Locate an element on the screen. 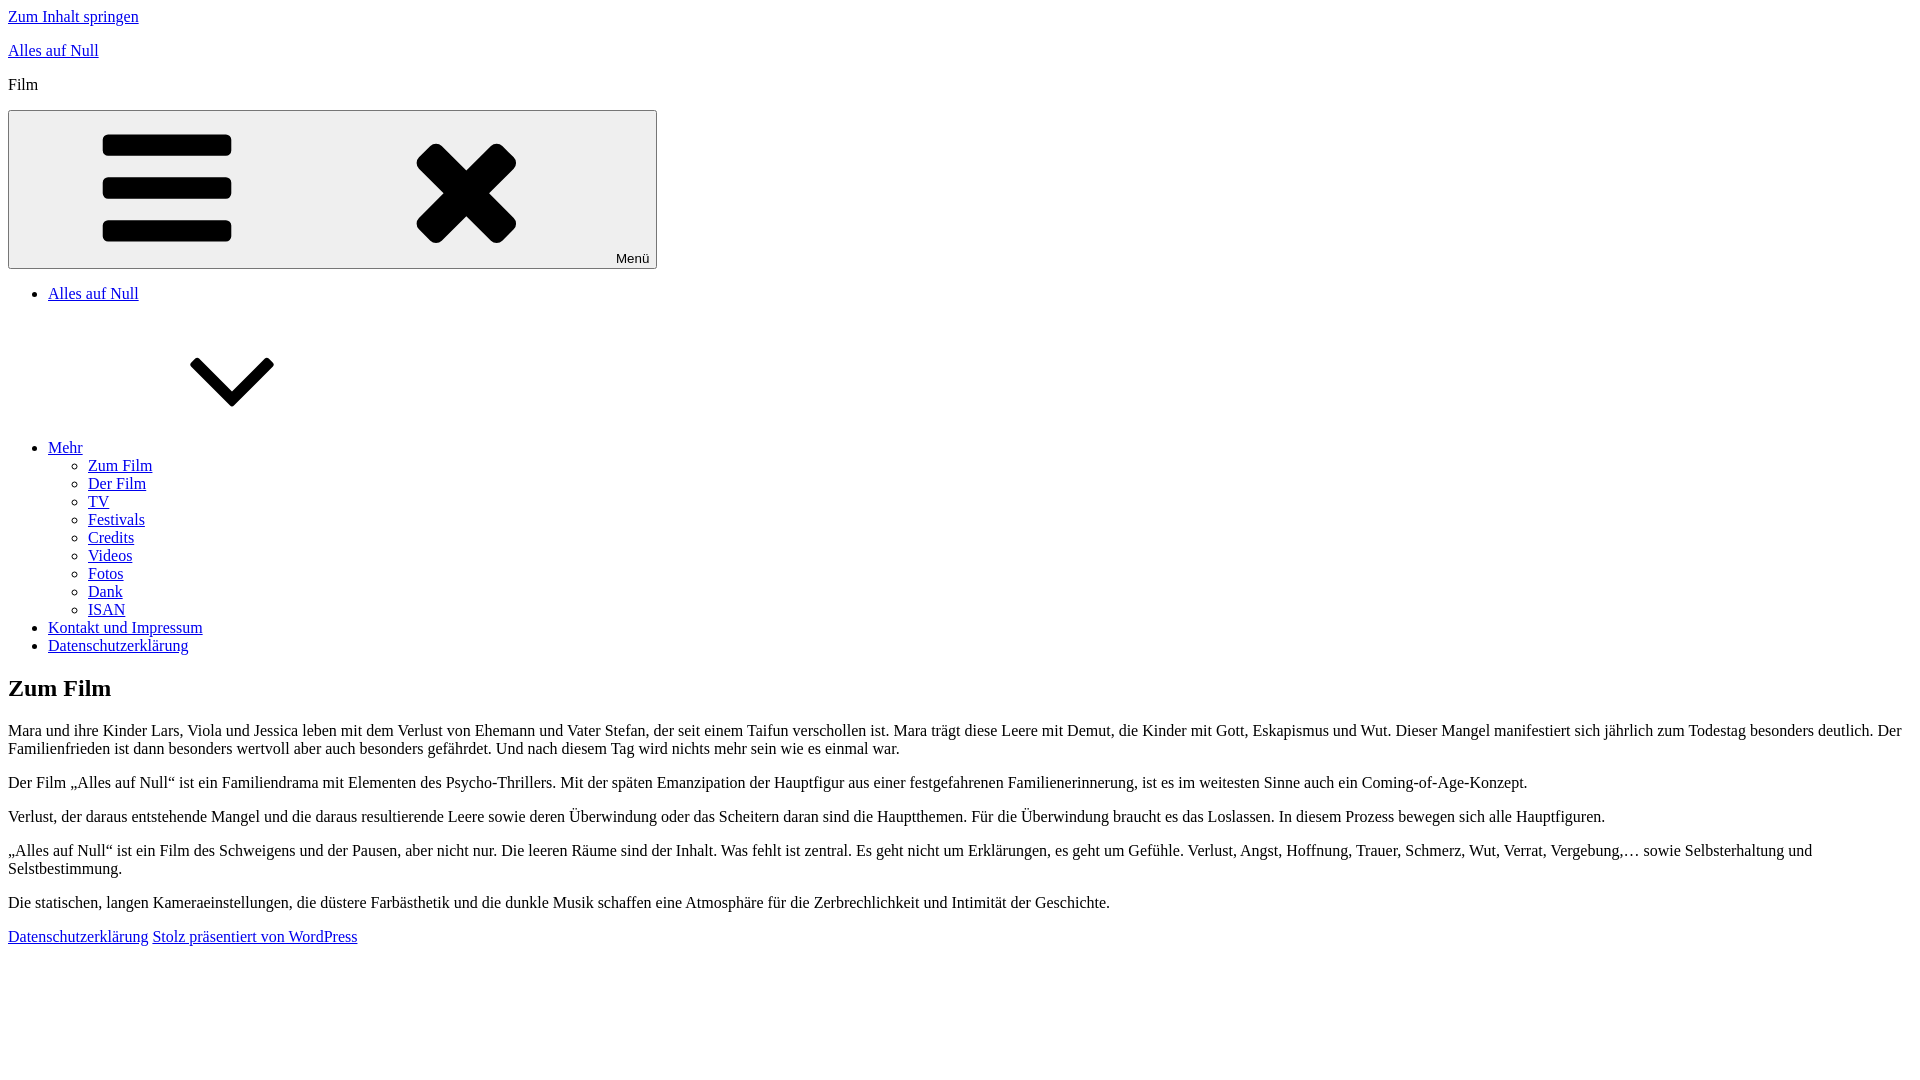 This screenshot has height=1080, width=1920. 'Kontakt und Impressum' is located at coordinates (124, 626).